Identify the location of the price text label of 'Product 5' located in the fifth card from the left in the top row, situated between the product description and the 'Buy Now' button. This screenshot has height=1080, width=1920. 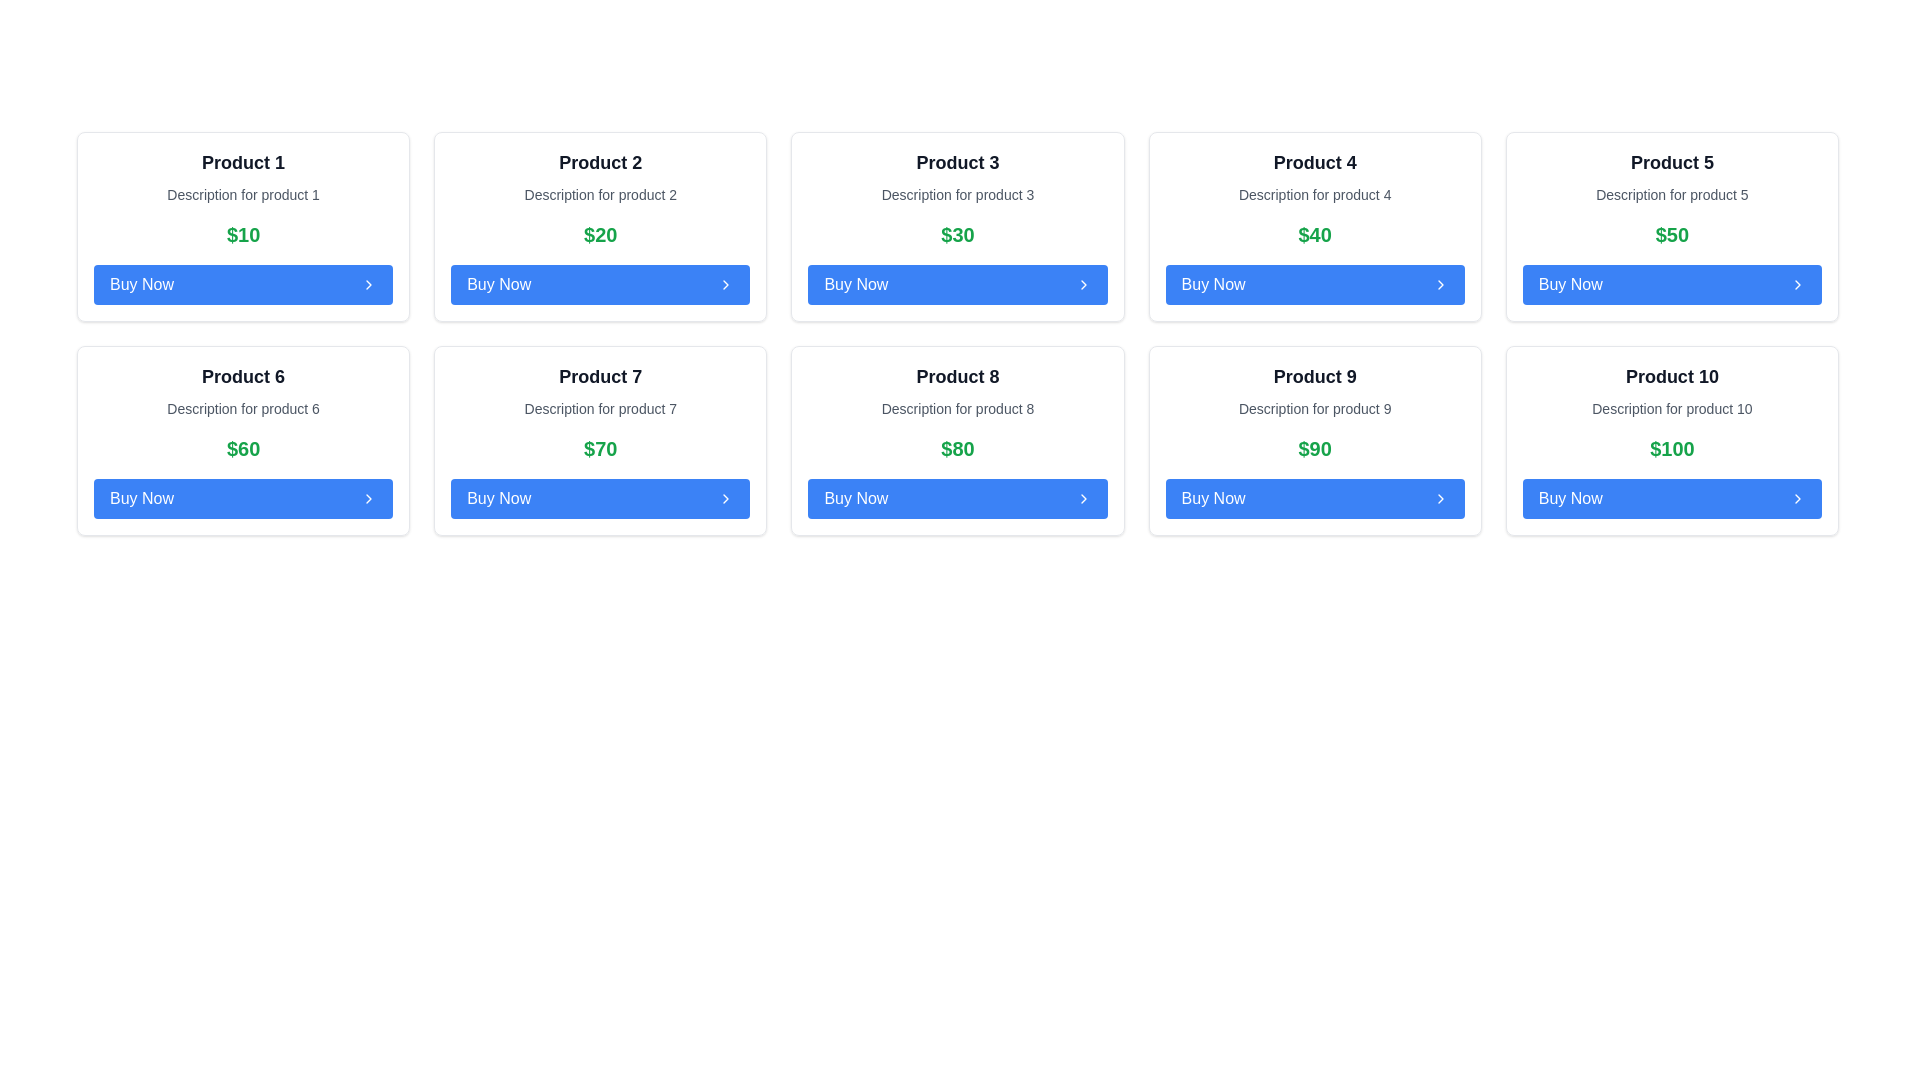
(1672, 234).